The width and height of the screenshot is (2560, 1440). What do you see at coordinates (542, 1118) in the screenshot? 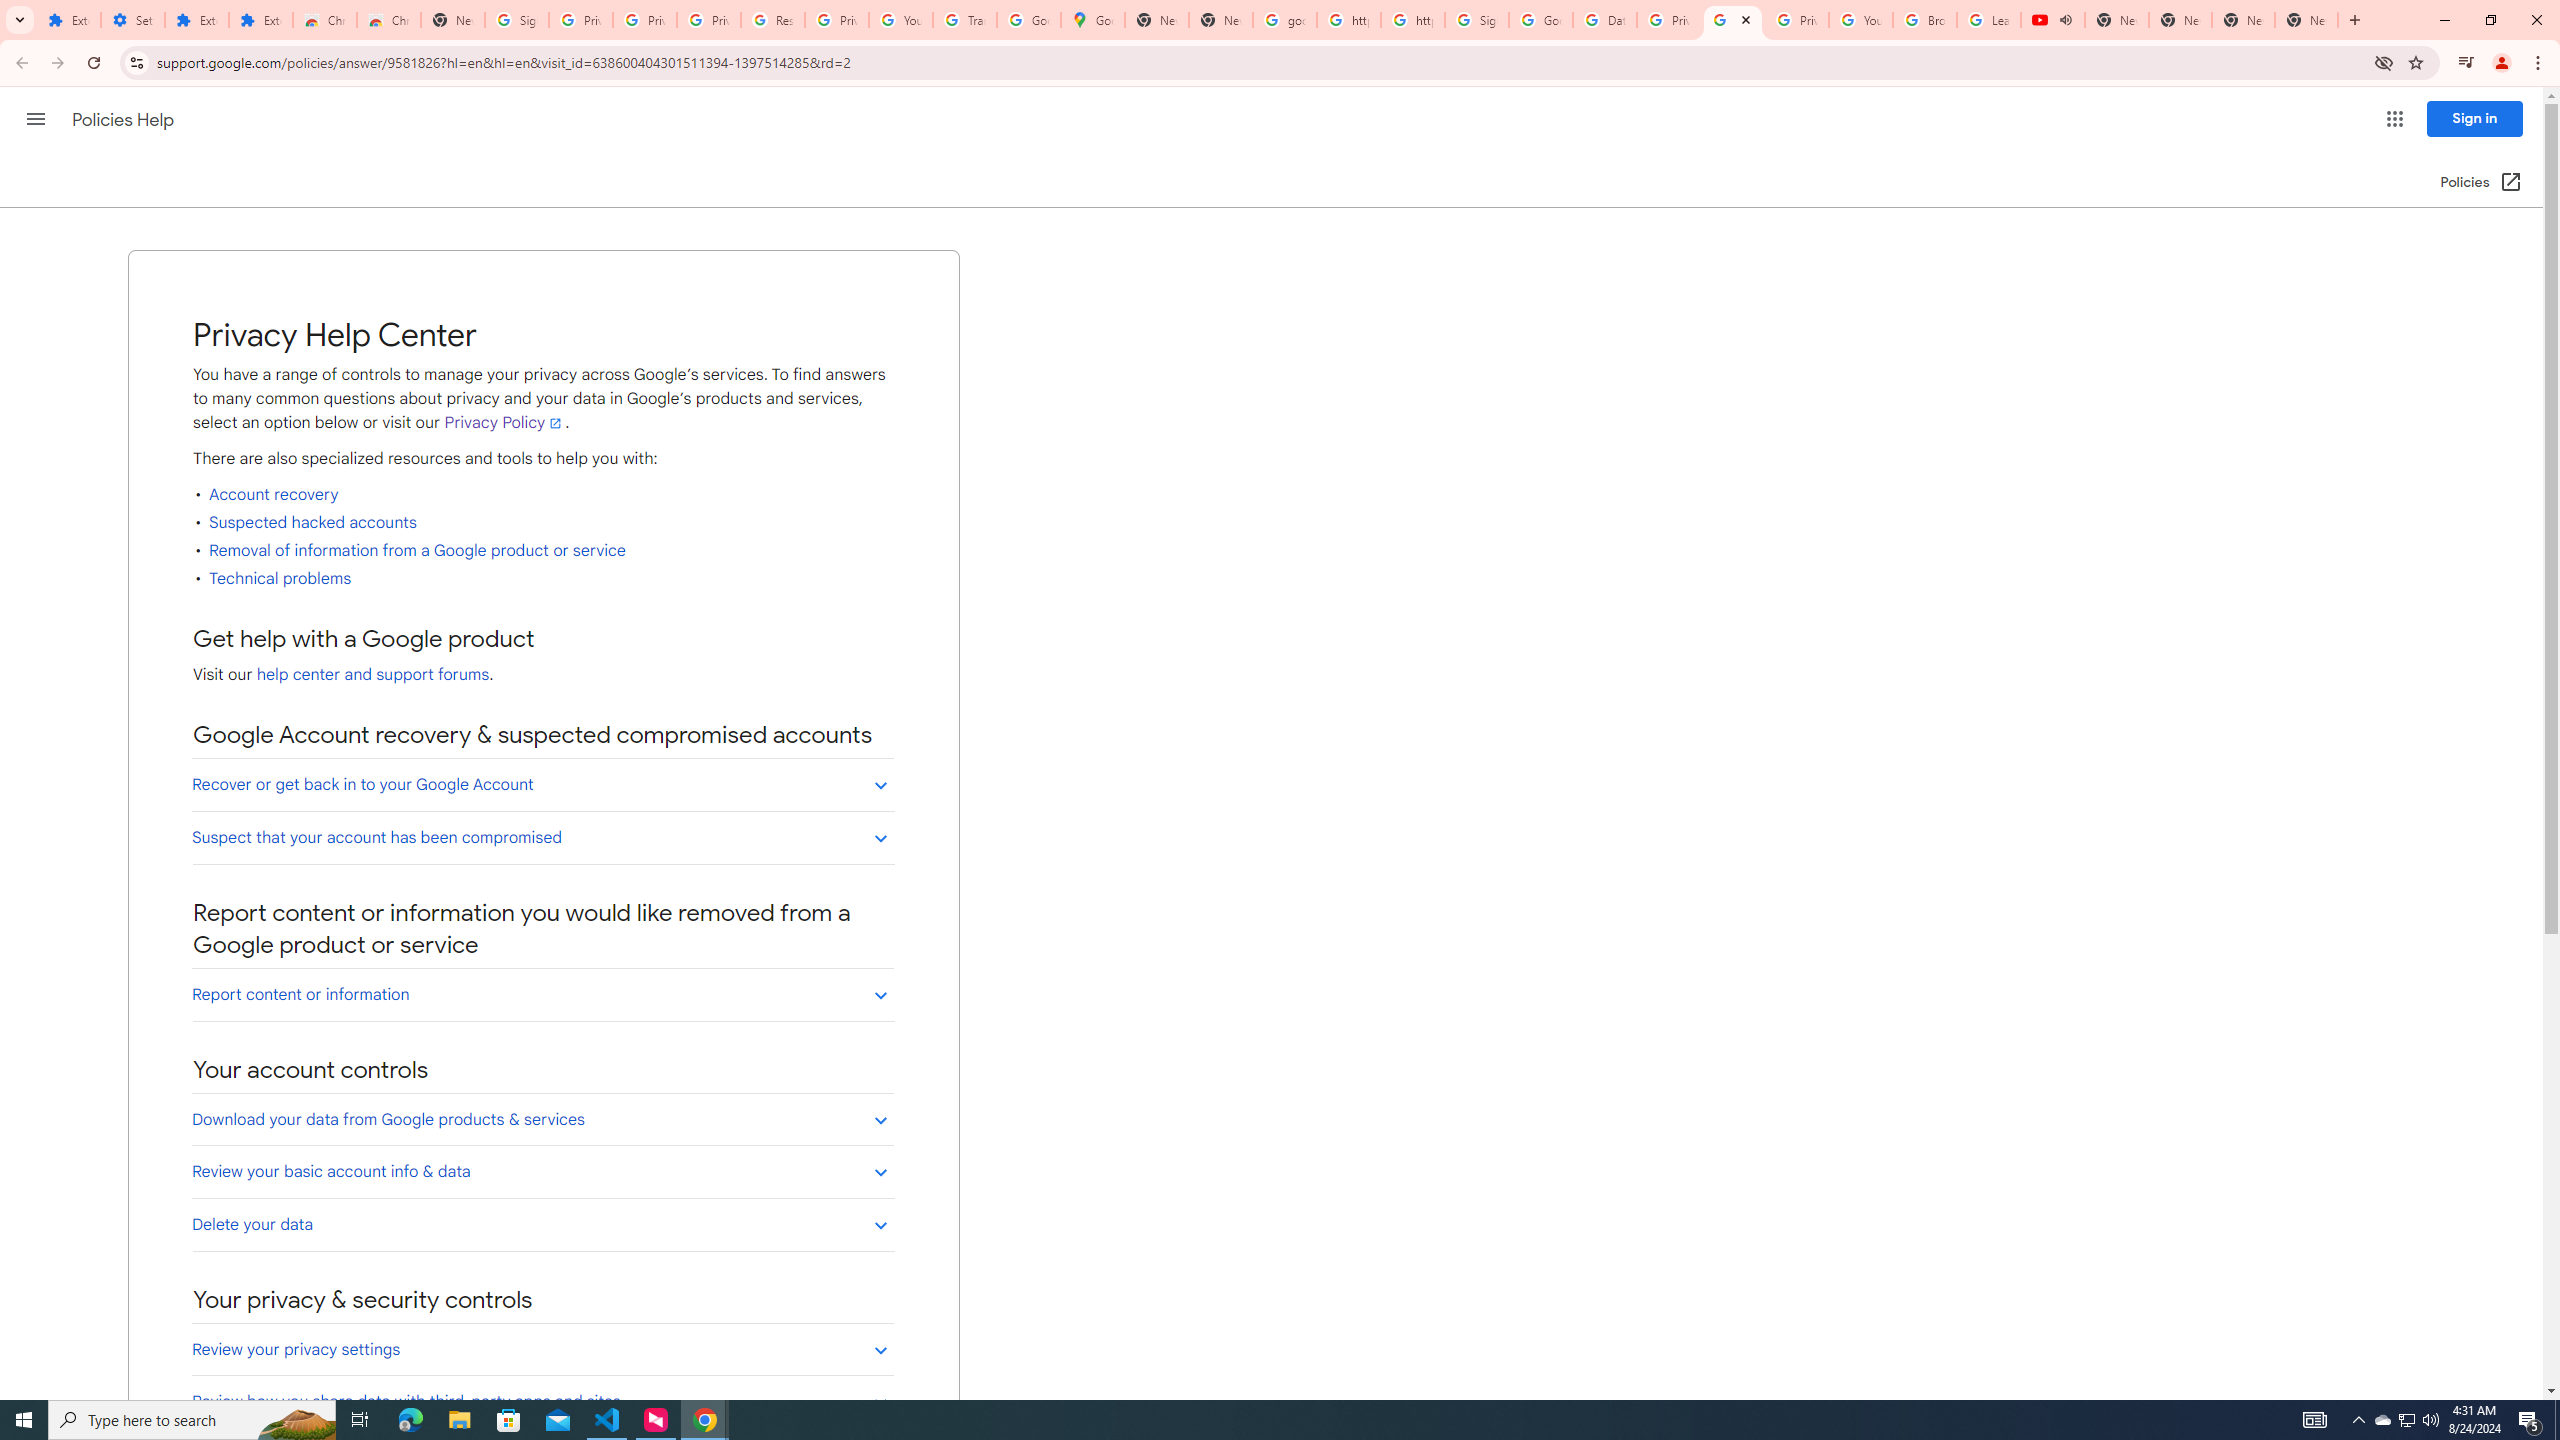
I see `'Download your data from Google products & services'` at bounding box center [542, 1118].